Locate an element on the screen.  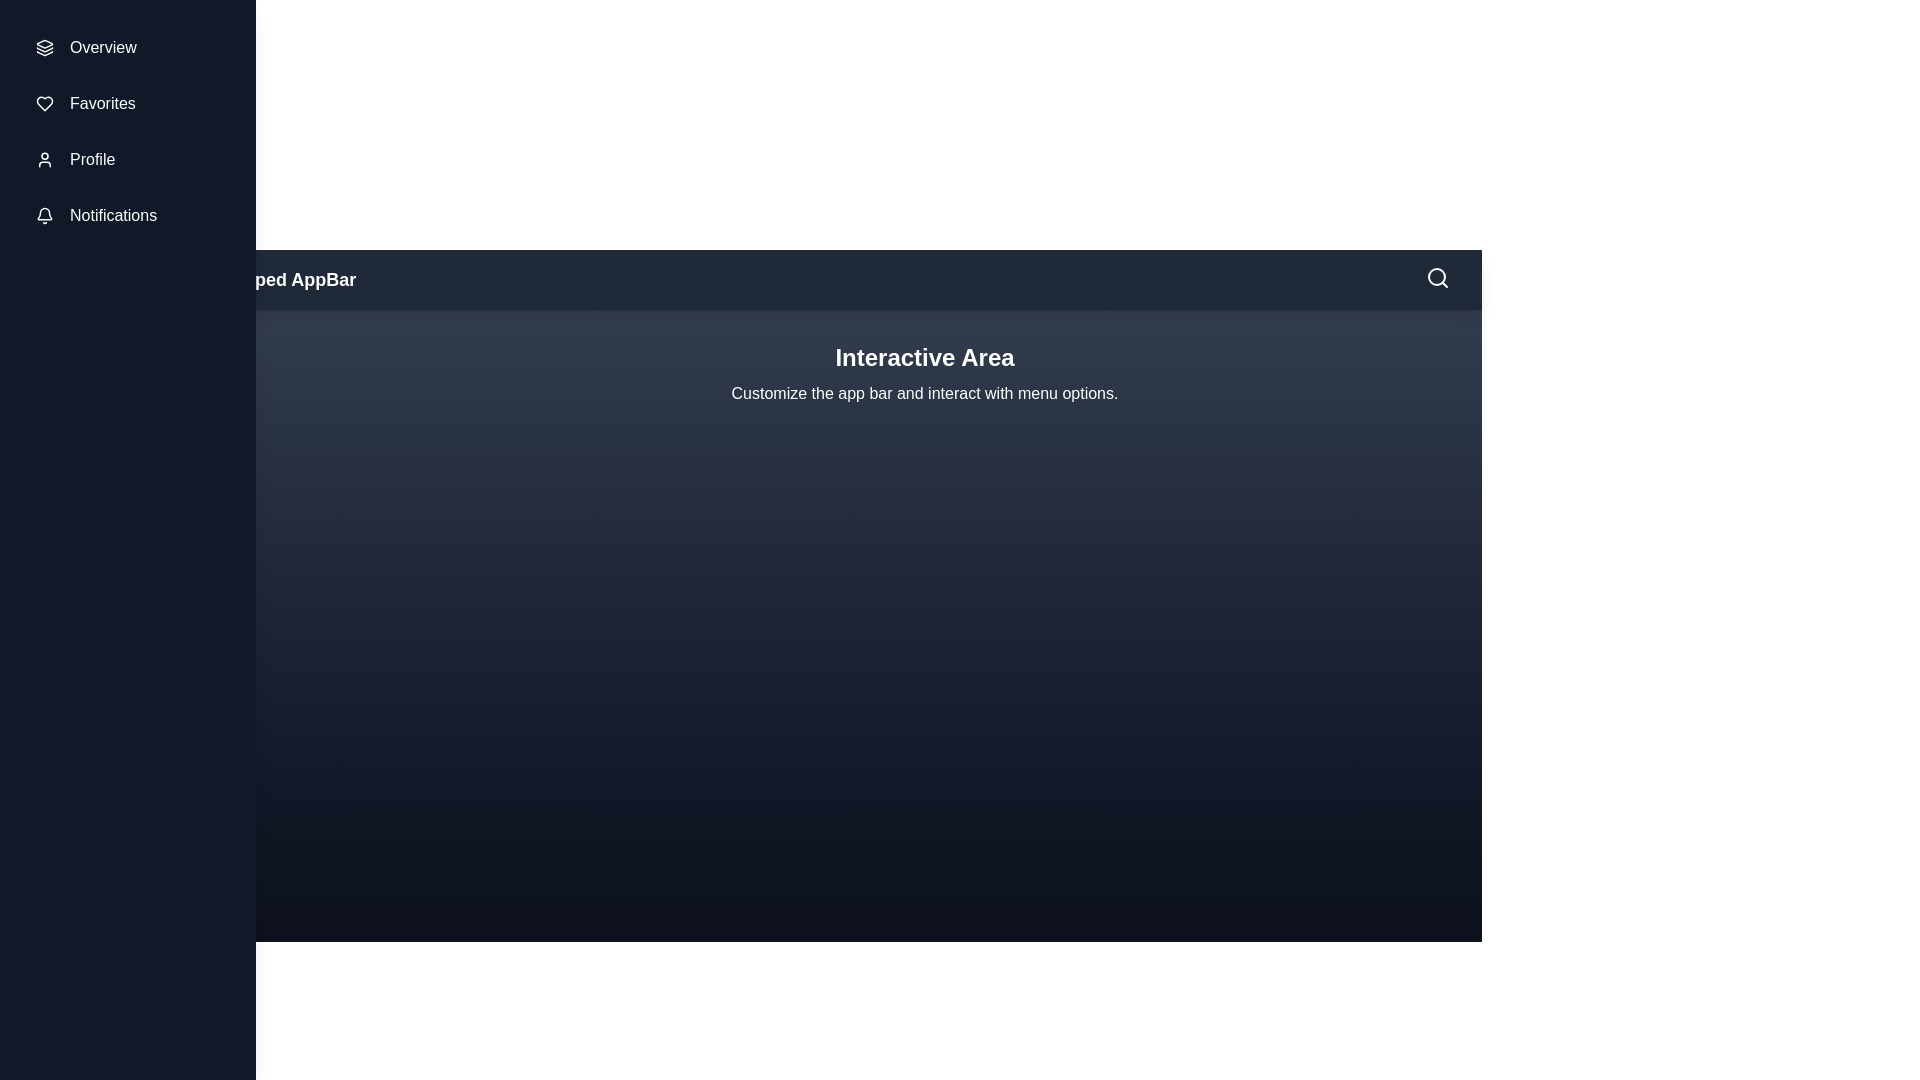
the sidebar item Profile to highlight it is located at coordinates (127, 158).